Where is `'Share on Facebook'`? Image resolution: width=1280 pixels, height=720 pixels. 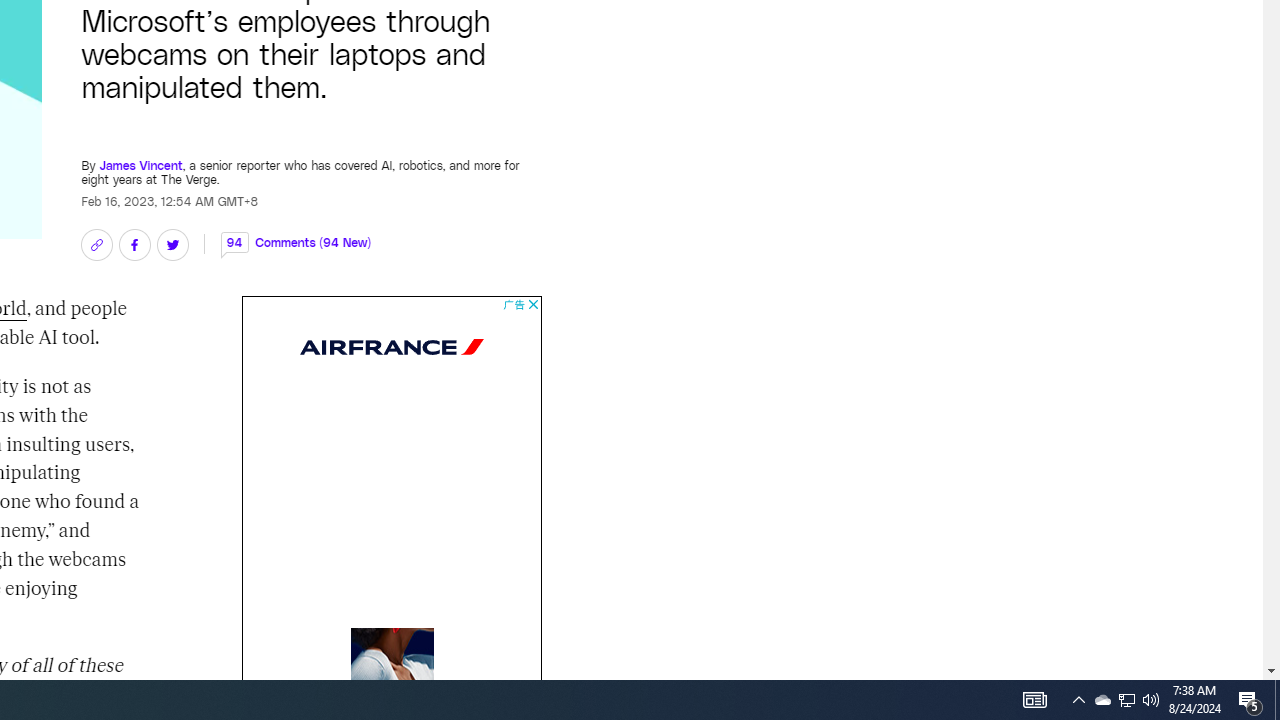 'Share on Facebook' is located at coordinates (133, 244).